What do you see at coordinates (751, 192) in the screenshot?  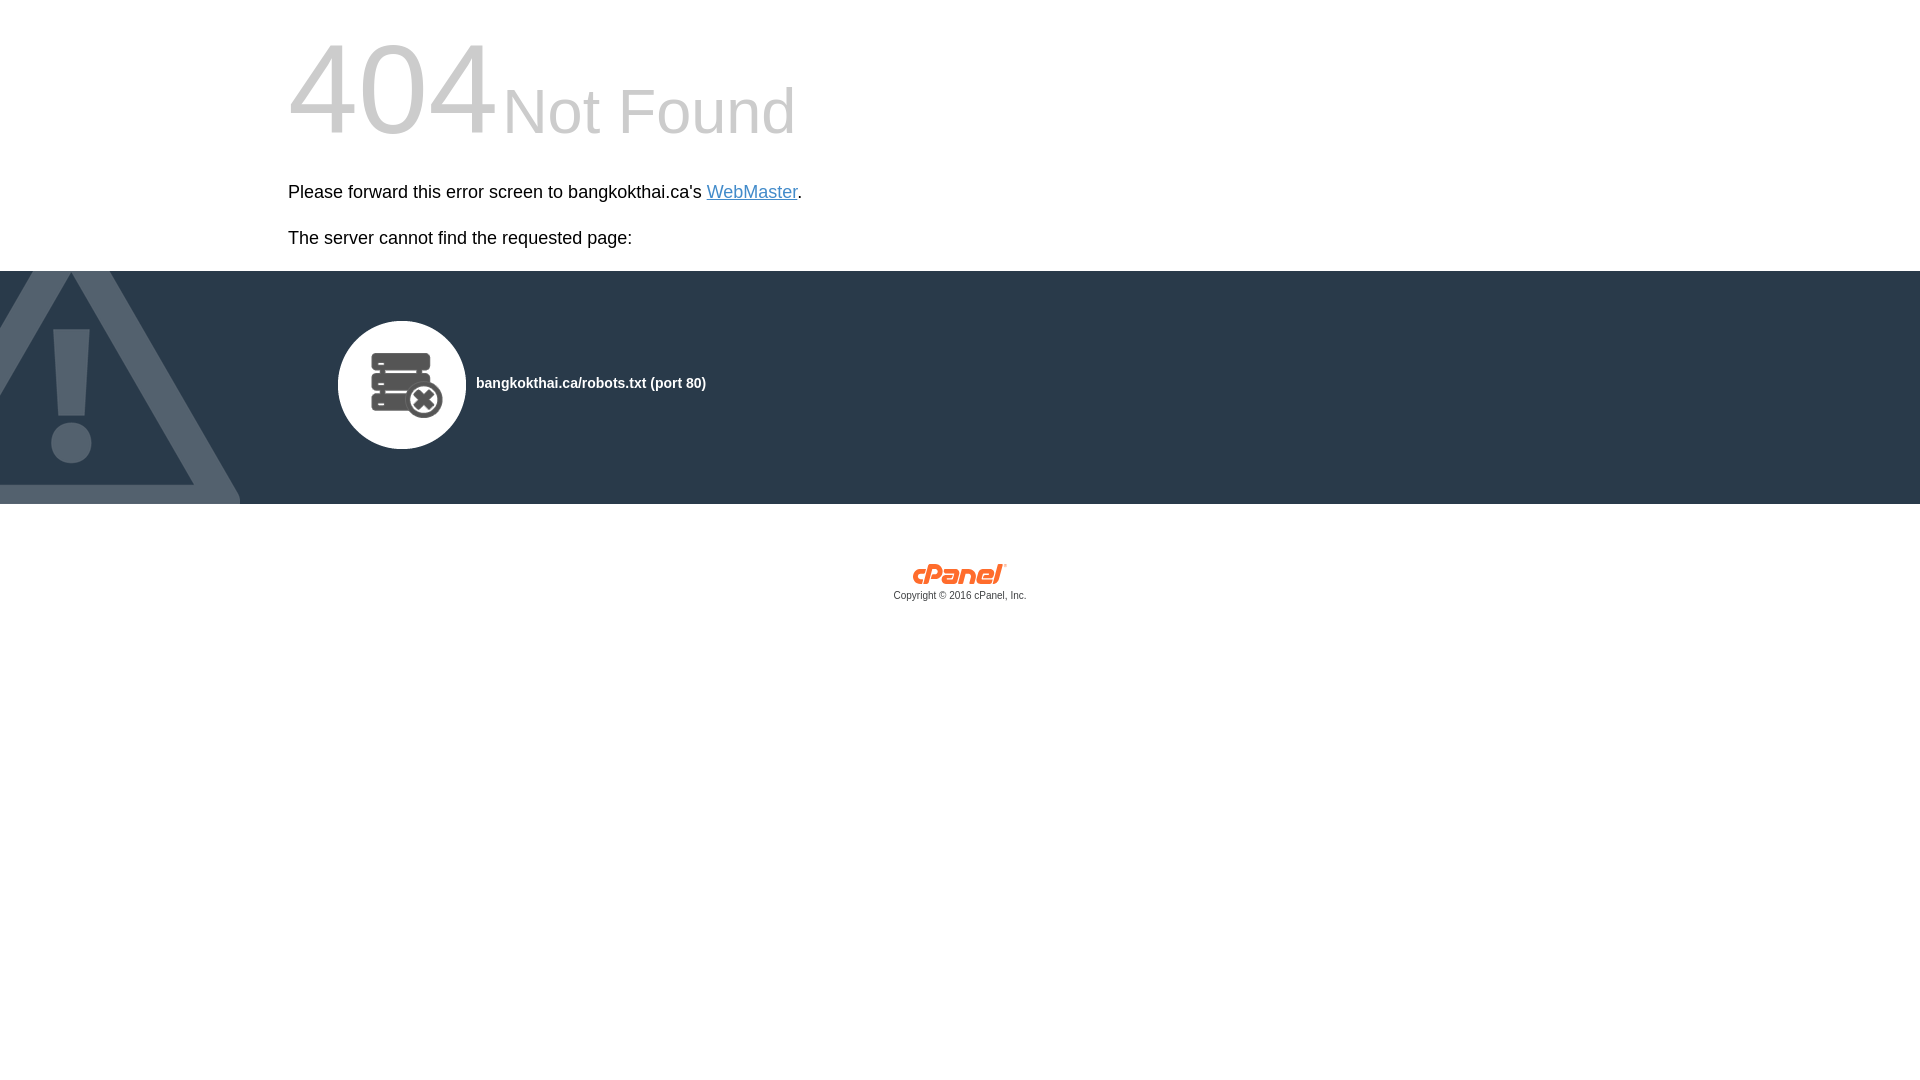 I see `'WebMaster'` at bounding box center [751, 192].